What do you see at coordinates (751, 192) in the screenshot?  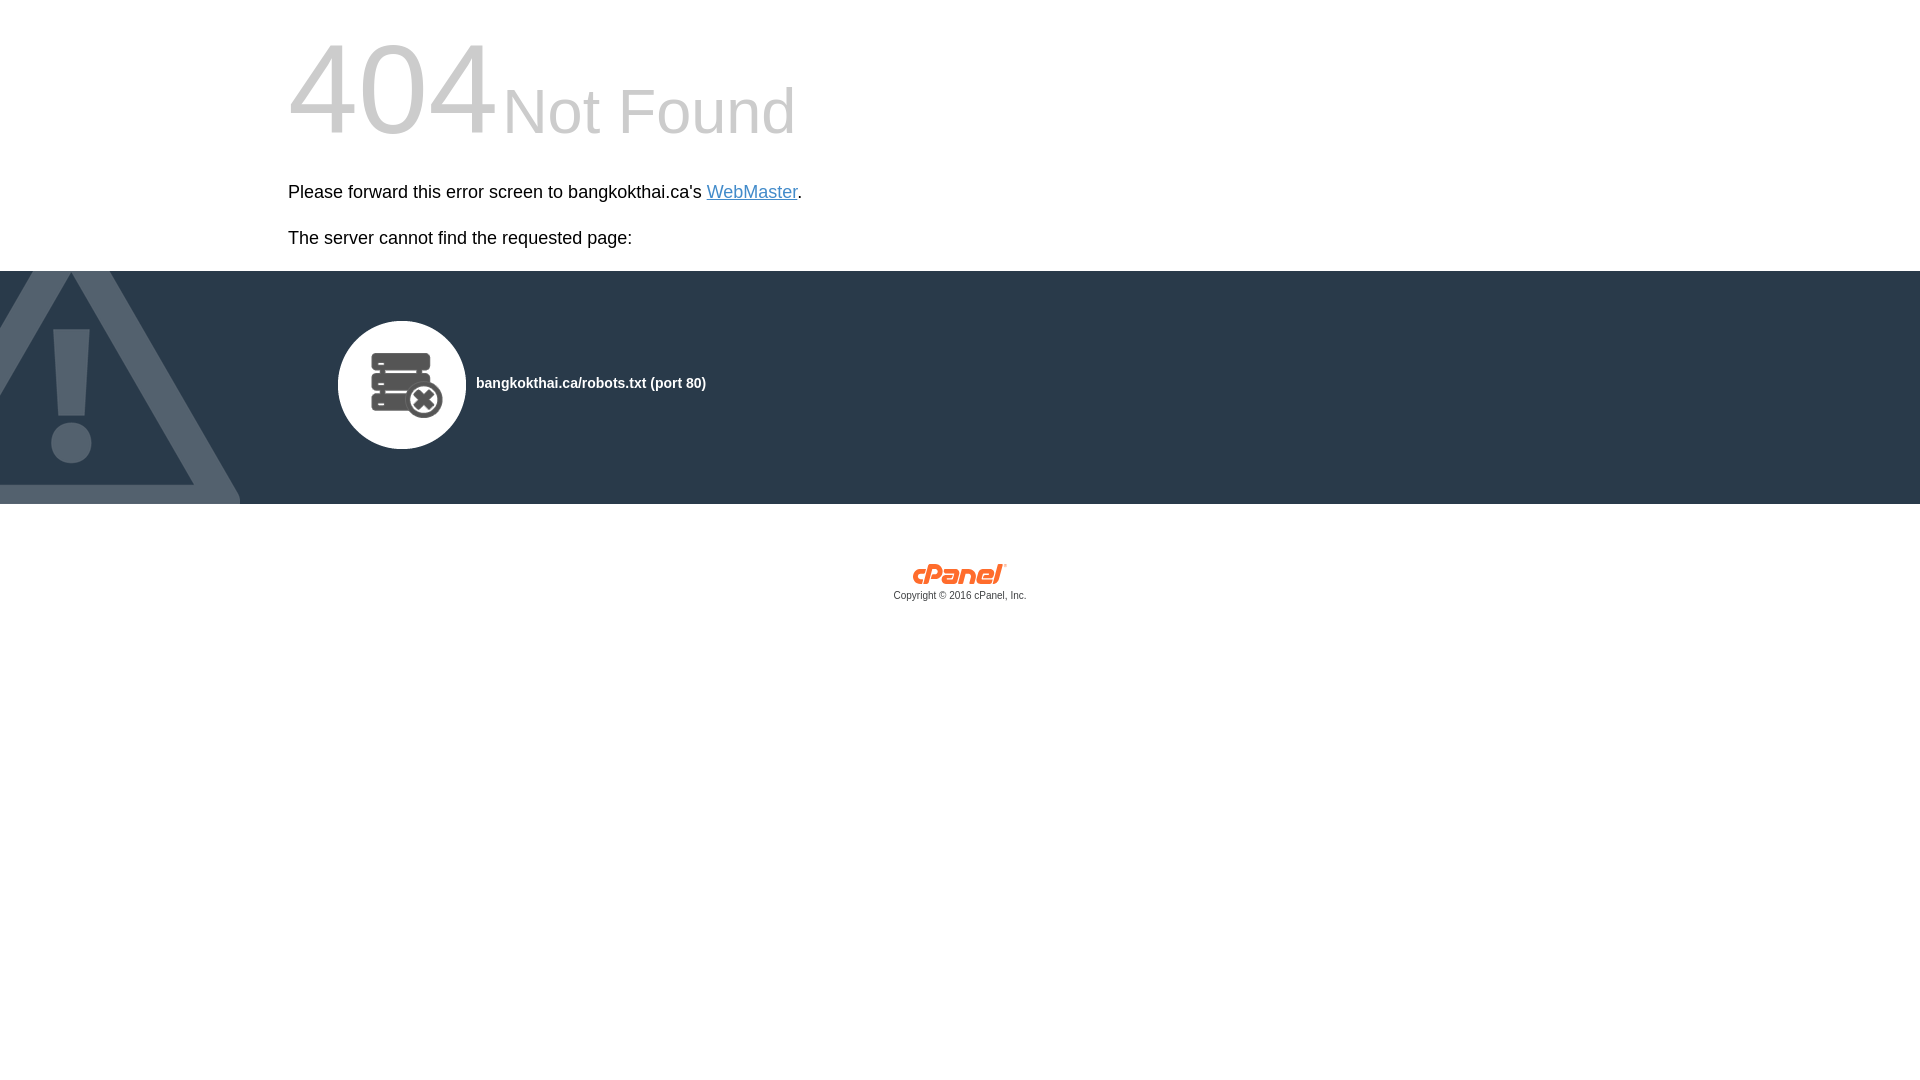 I see `'WebMaster'` at bounding box center [751, 192].